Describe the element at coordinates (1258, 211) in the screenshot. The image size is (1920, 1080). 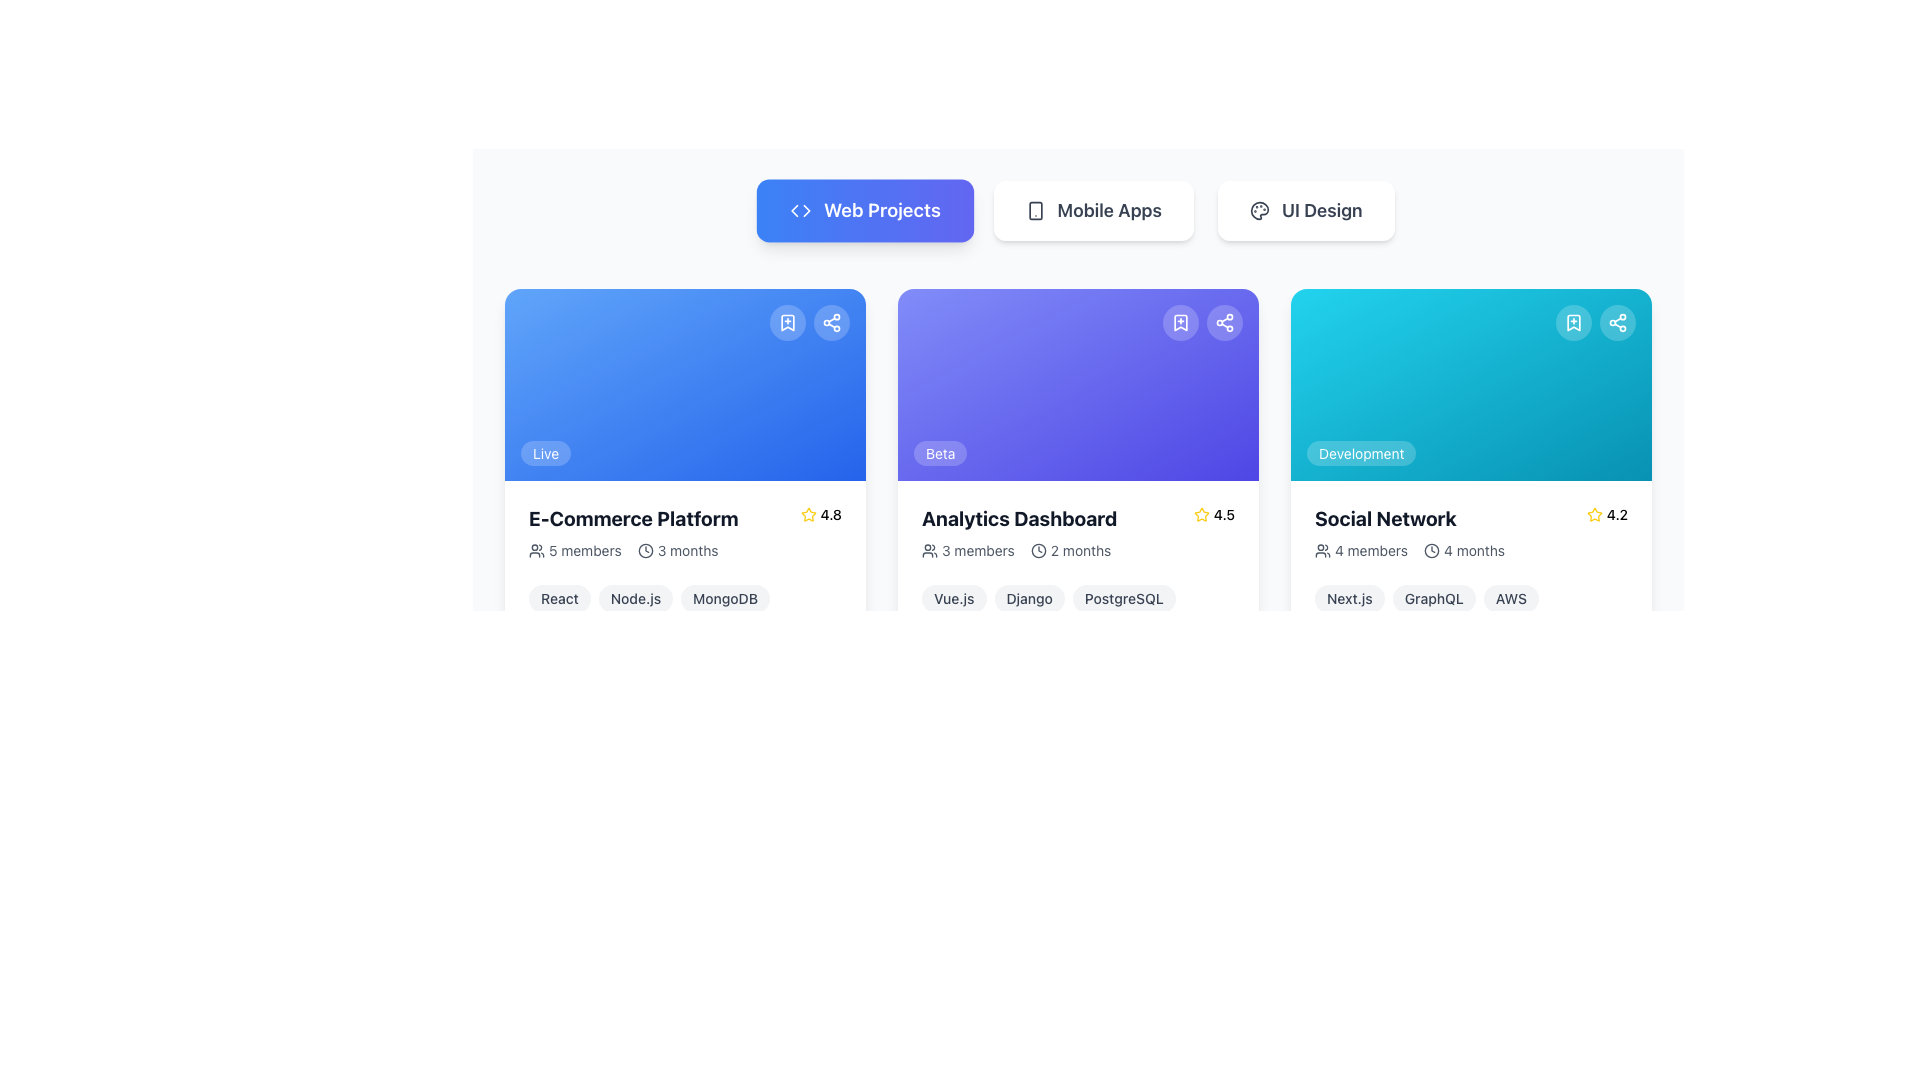
I see `the decorative paint palette icon located within the 'UI Design' button, which is positioned to the left of the text label` at that location.